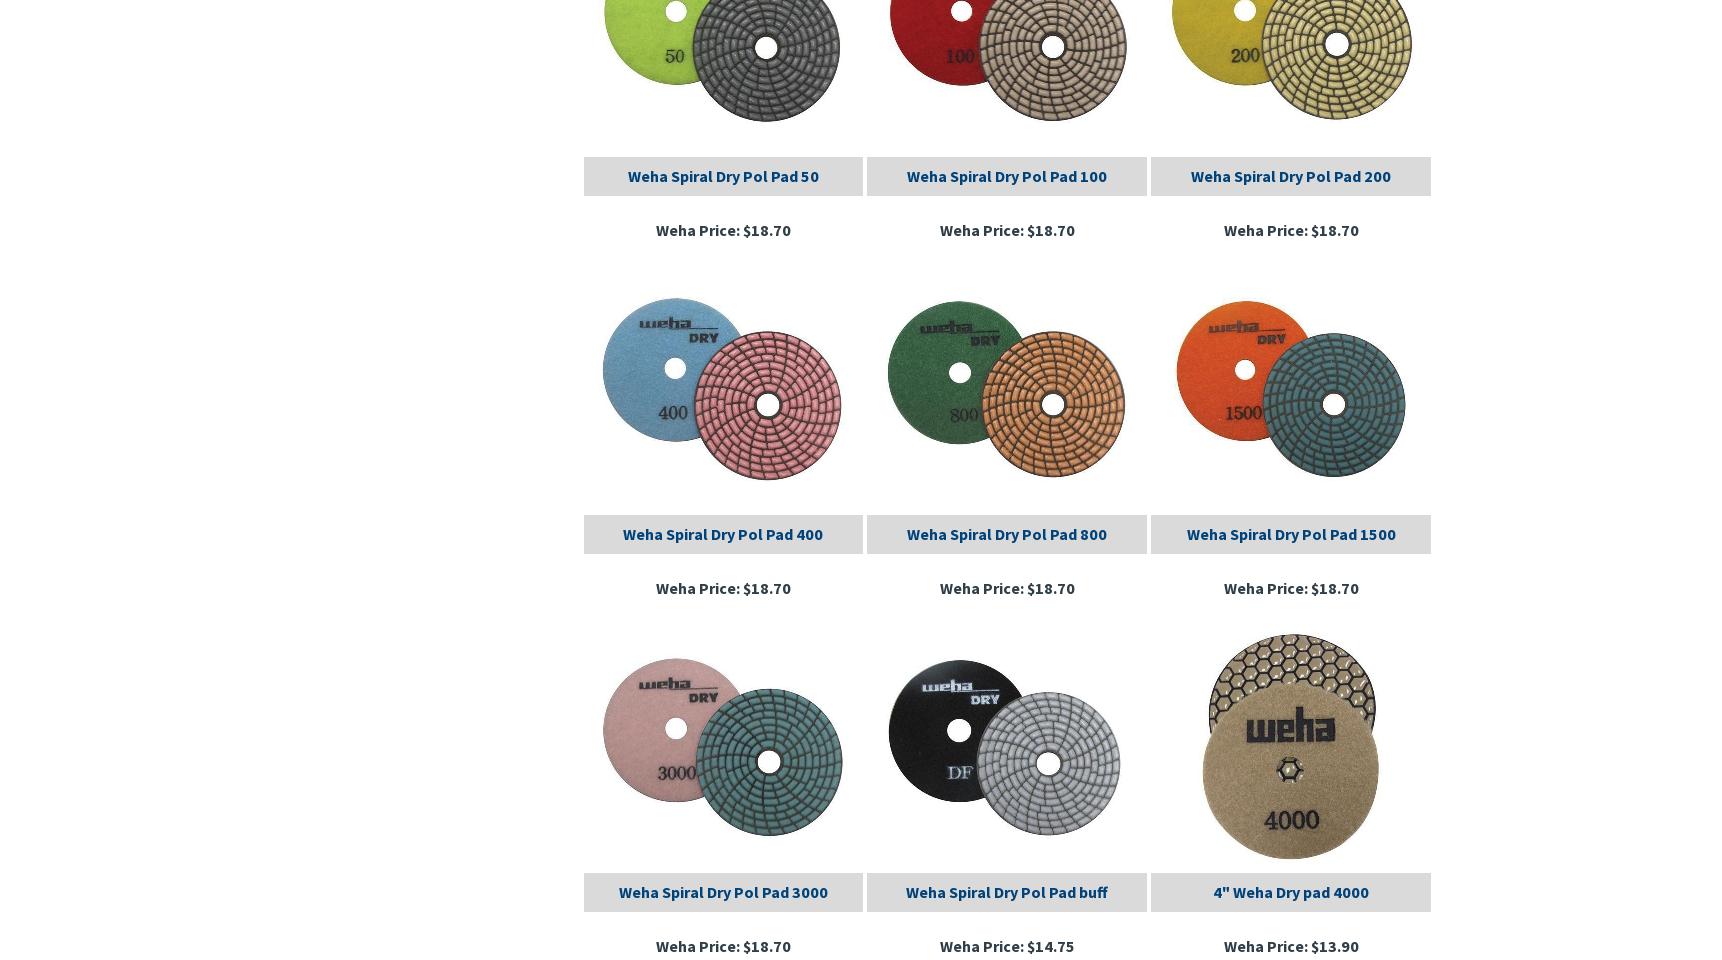 The image size is (1722, 960). I want to click on 'Weha Spiral Dry Pol Pad 100', so click(1007, 174).